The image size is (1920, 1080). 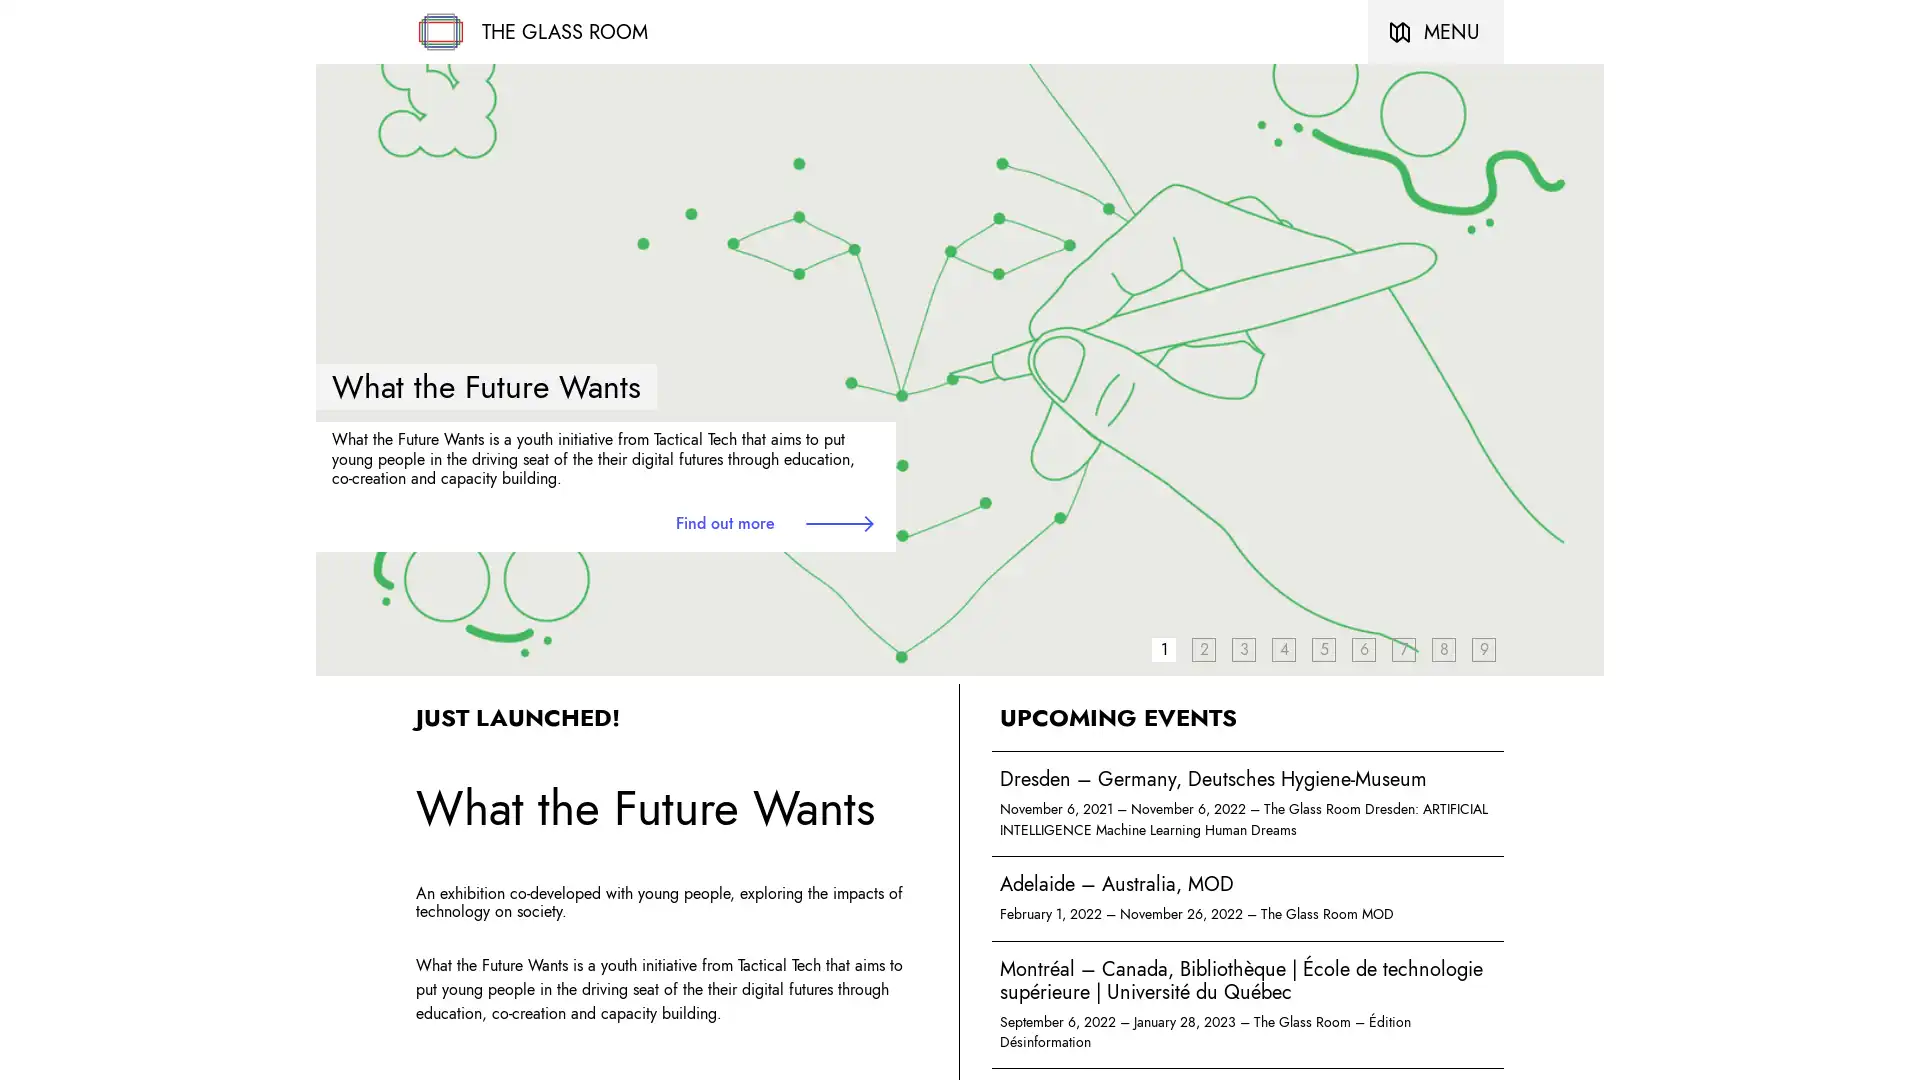 I want to click on slide item 5, so click(x=1324, y=648).